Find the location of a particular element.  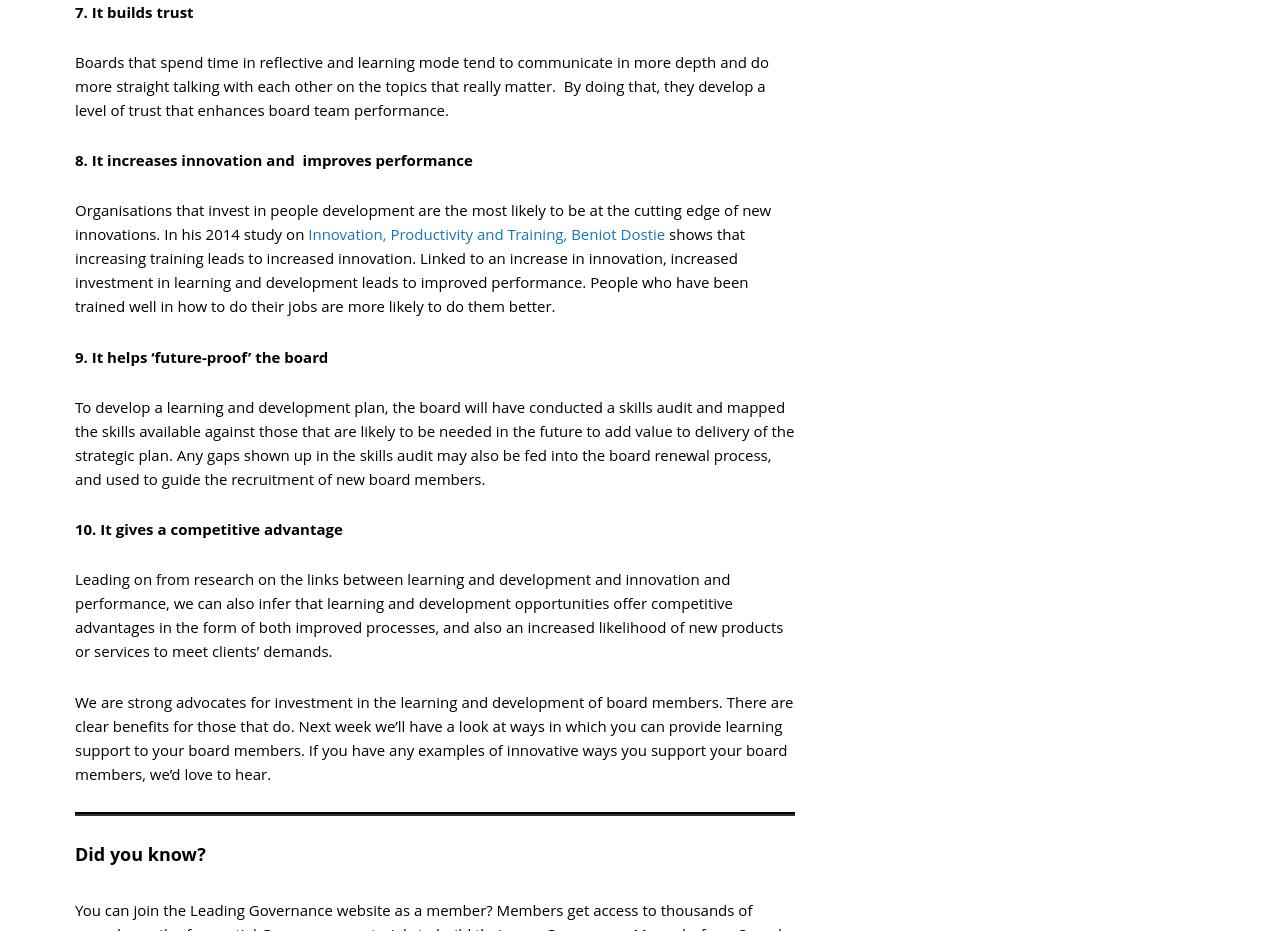

'8. It increases innovation and  improves performance' is located at coordinates (272, 159).